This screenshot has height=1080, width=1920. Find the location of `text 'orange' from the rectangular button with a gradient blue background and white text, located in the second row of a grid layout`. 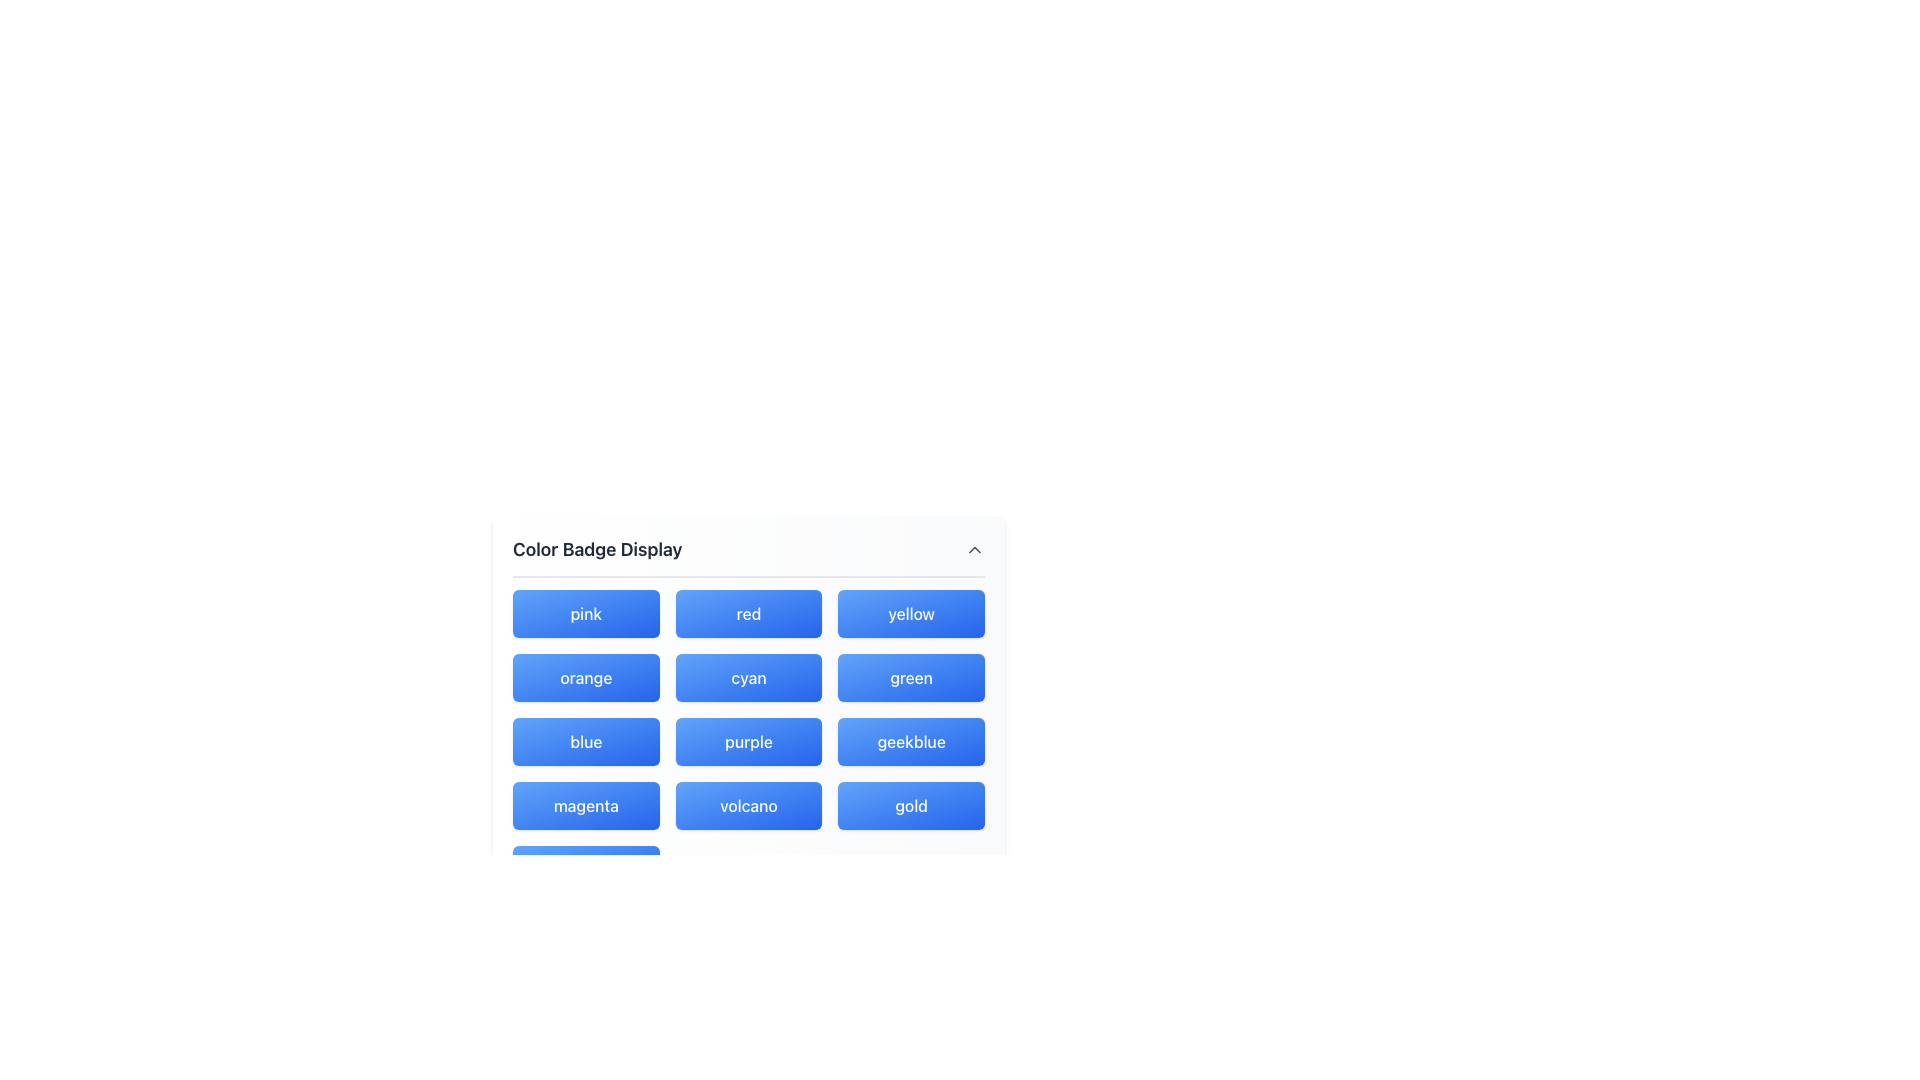

text 'orange' from the rectangular button with a gradient blue background and white text, located in the second row of a grid layout is located at coordinates (585, 677).